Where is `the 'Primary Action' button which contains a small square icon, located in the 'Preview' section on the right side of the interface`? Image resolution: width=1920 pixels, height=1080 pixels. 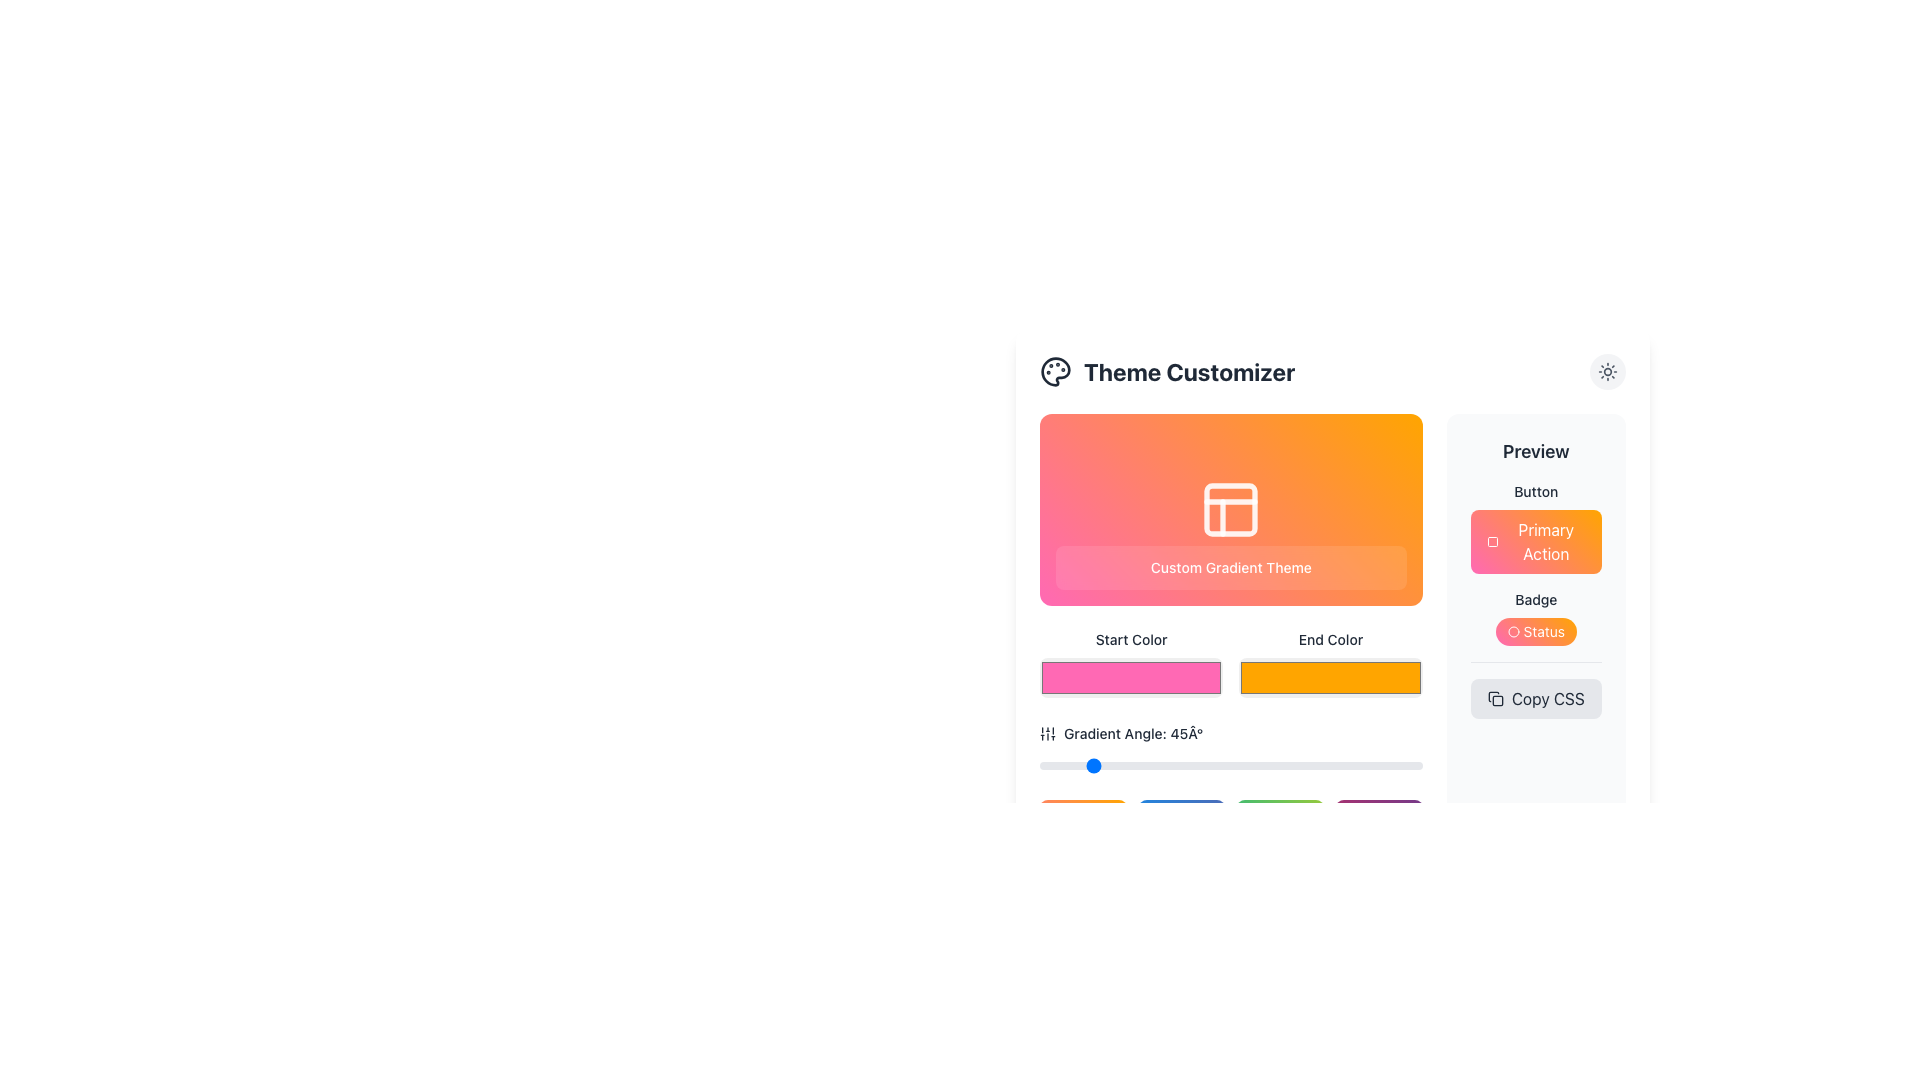 the 'Primary Action' button which contains a small square icon, located in the 'Preview' section on the right side of the interface is located at coordinates (1492, 542).